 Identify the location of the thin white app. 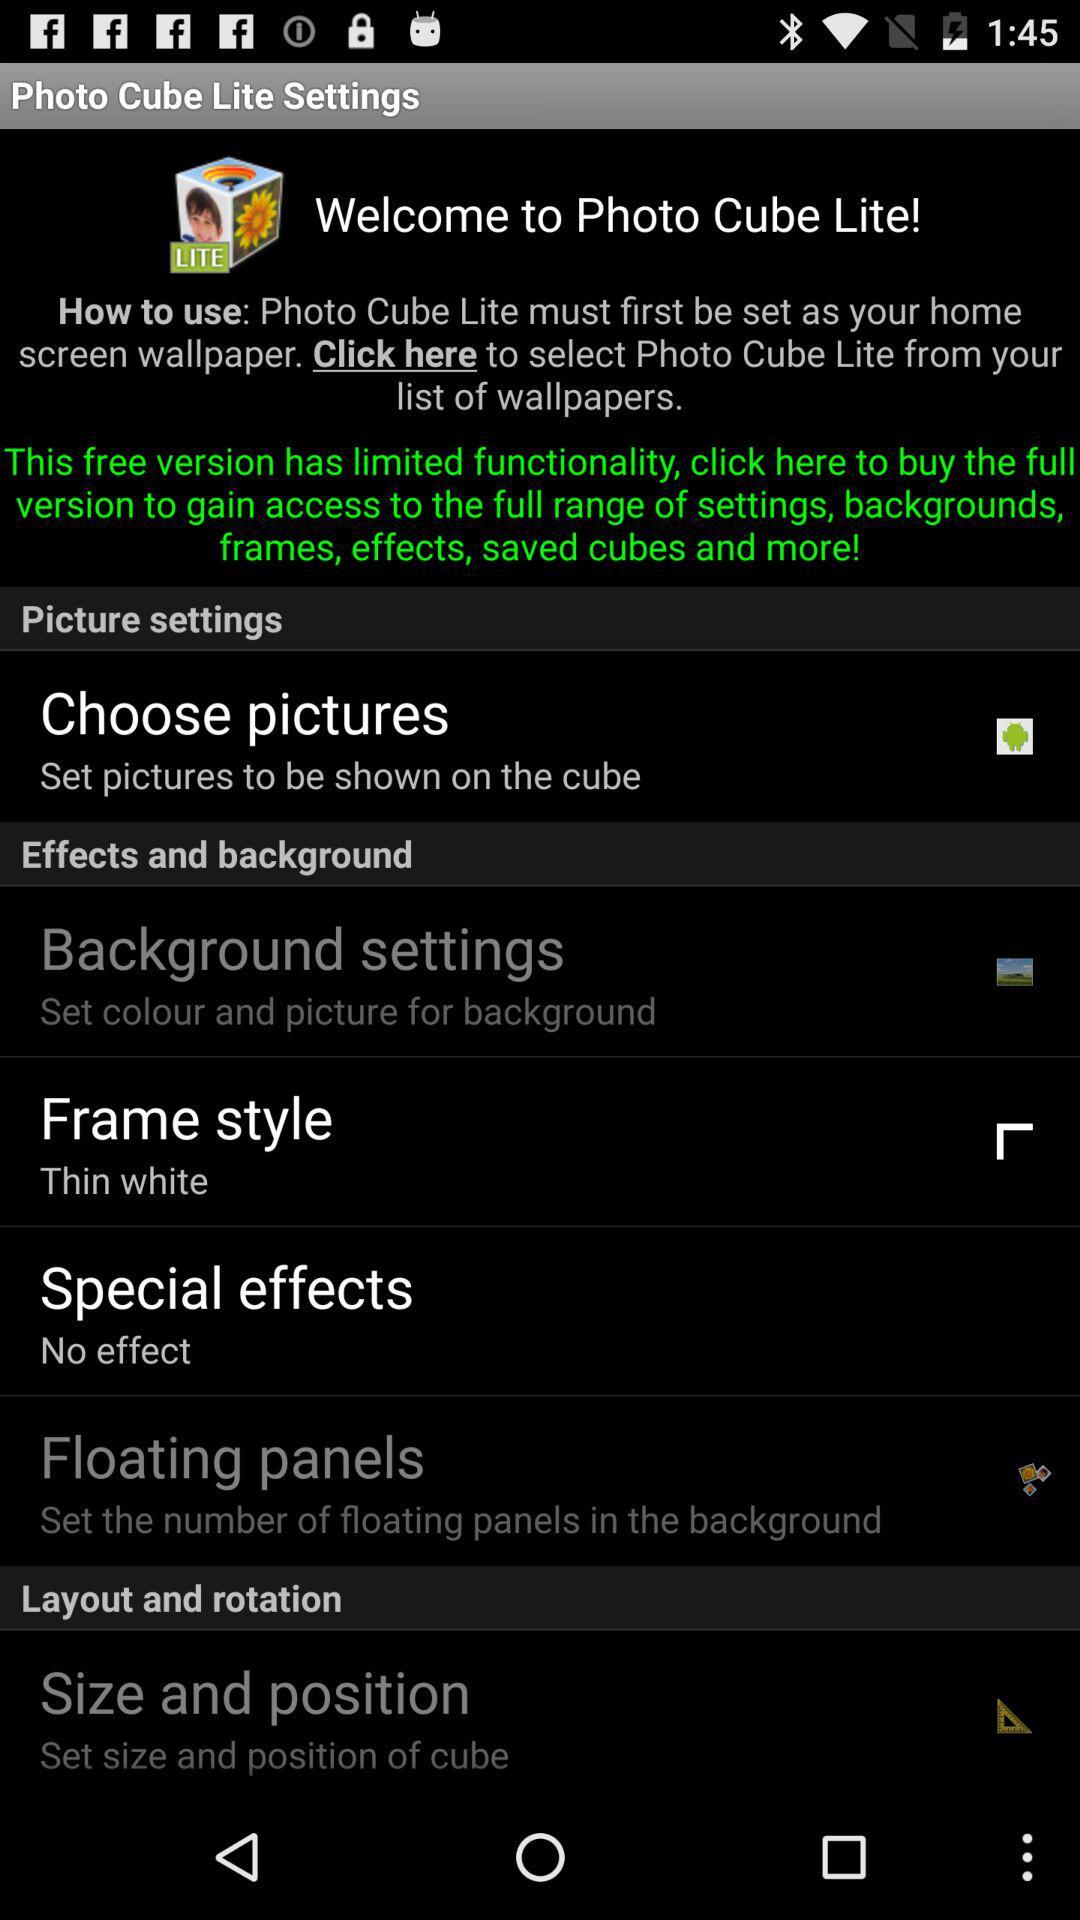
(124, 1179).